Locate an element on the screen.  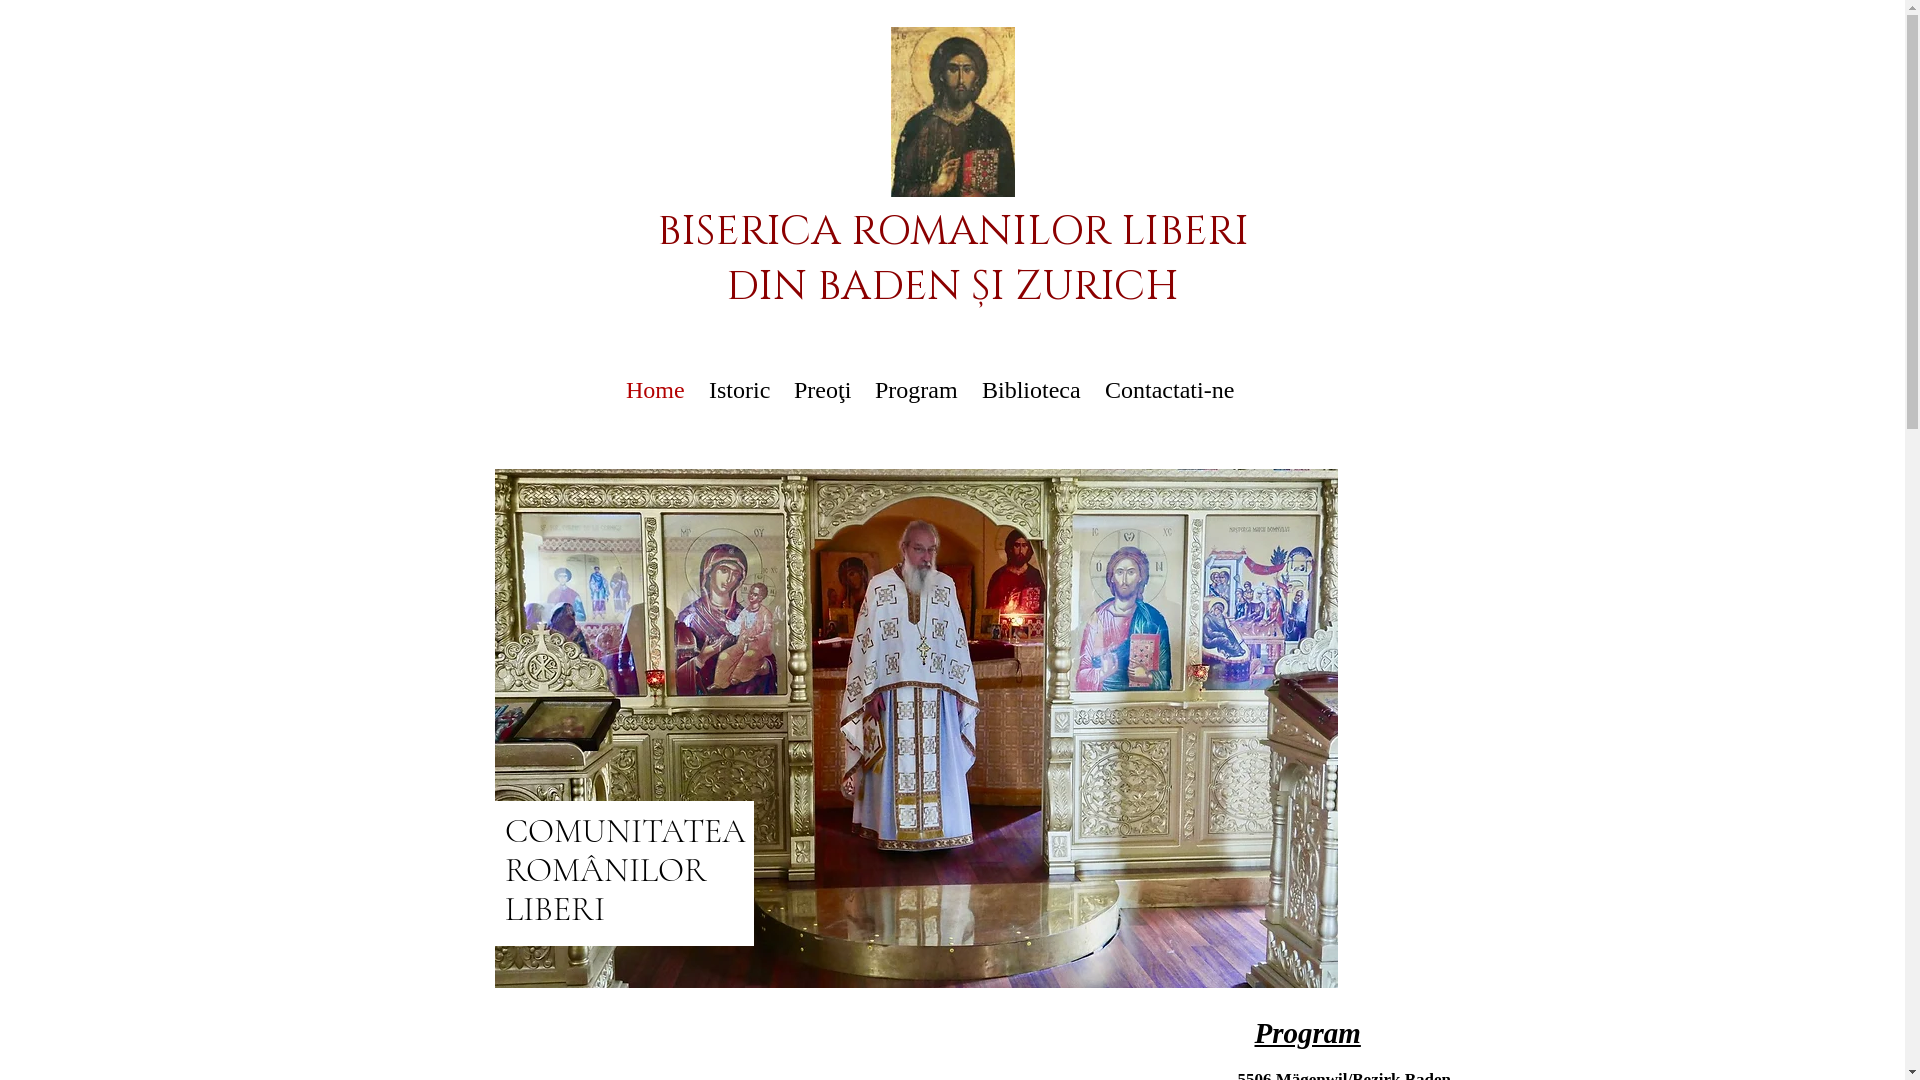
'BISERICA ROMA' is located at coordinates (656, 230).